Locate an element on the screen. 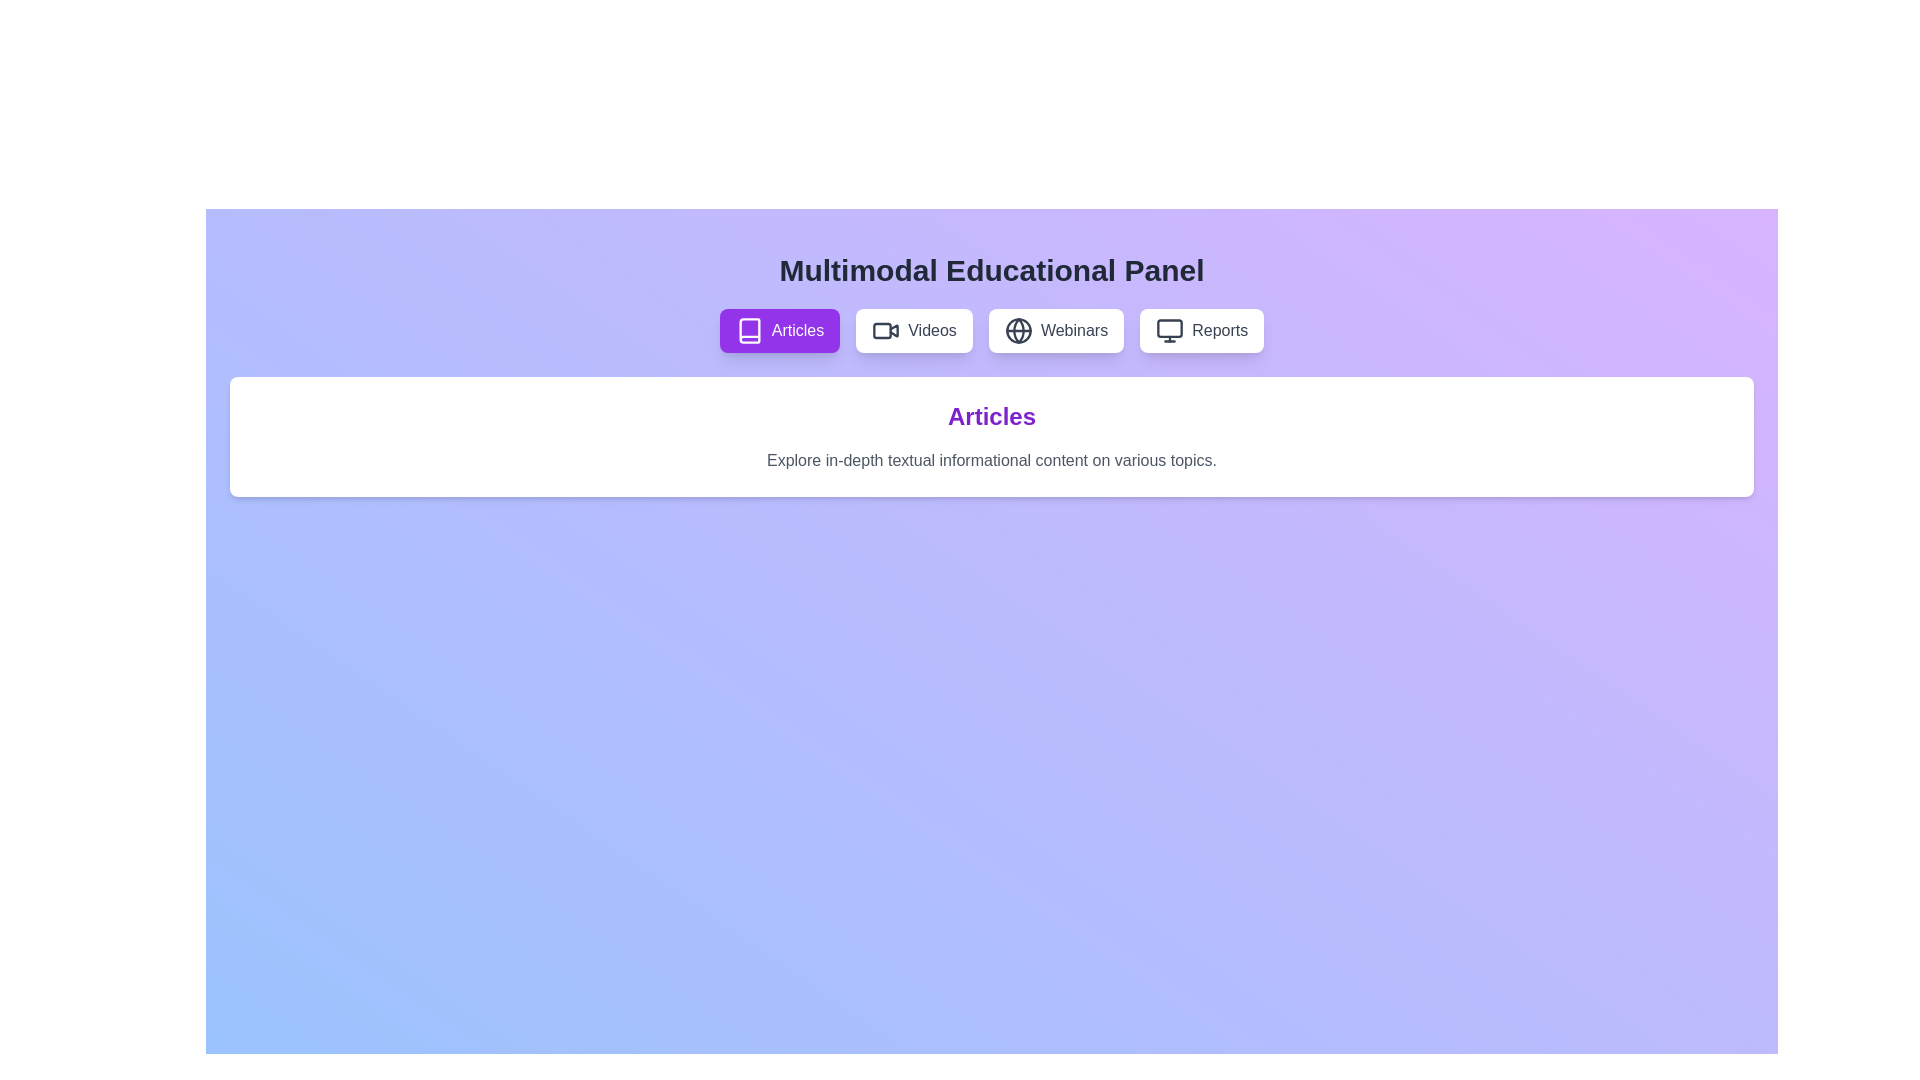  the 'Videos' button, which is the second button in a horizontal row of four, featuring a white background, gray text, and a video camera icon to the left is located at coordinates (913, 330).